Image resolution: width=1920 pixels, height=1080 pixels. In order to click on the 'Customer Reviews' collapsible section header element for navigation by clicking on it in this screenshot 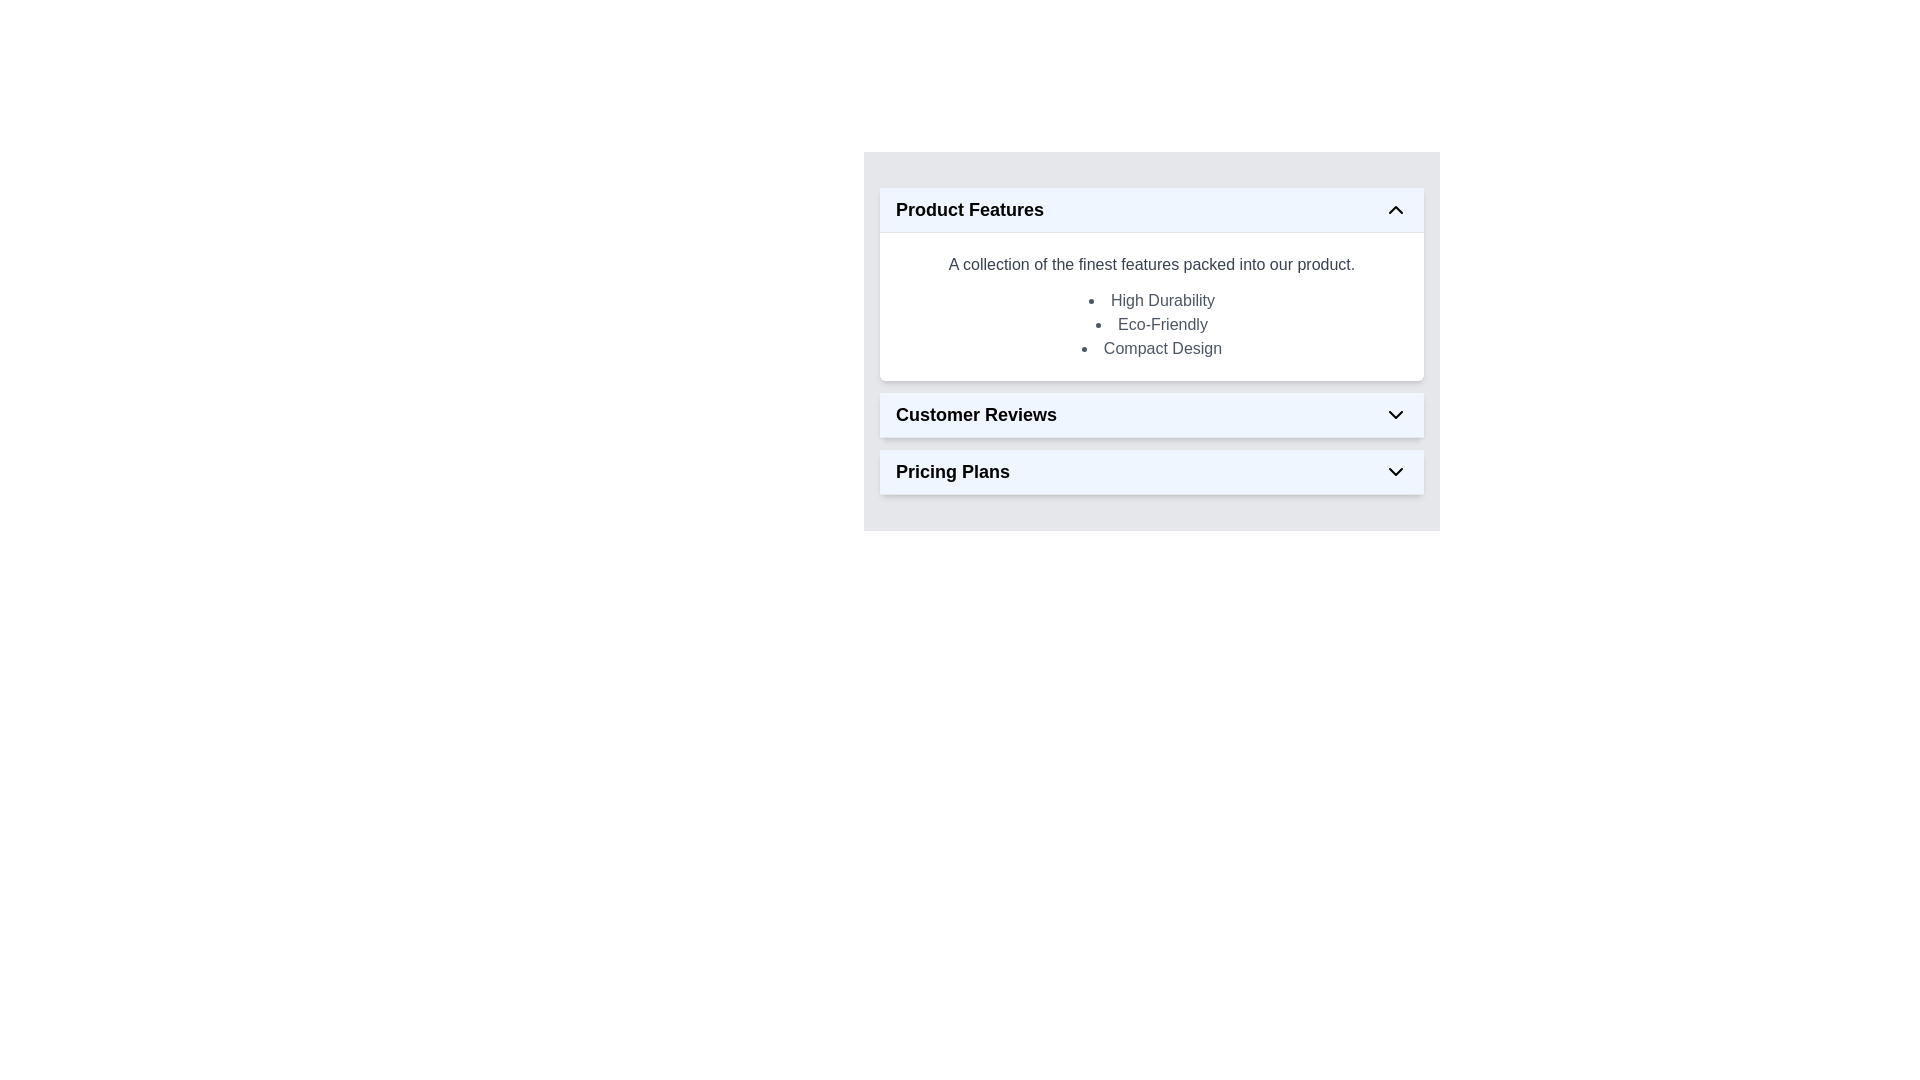, I will do `click(1152, 414)`.